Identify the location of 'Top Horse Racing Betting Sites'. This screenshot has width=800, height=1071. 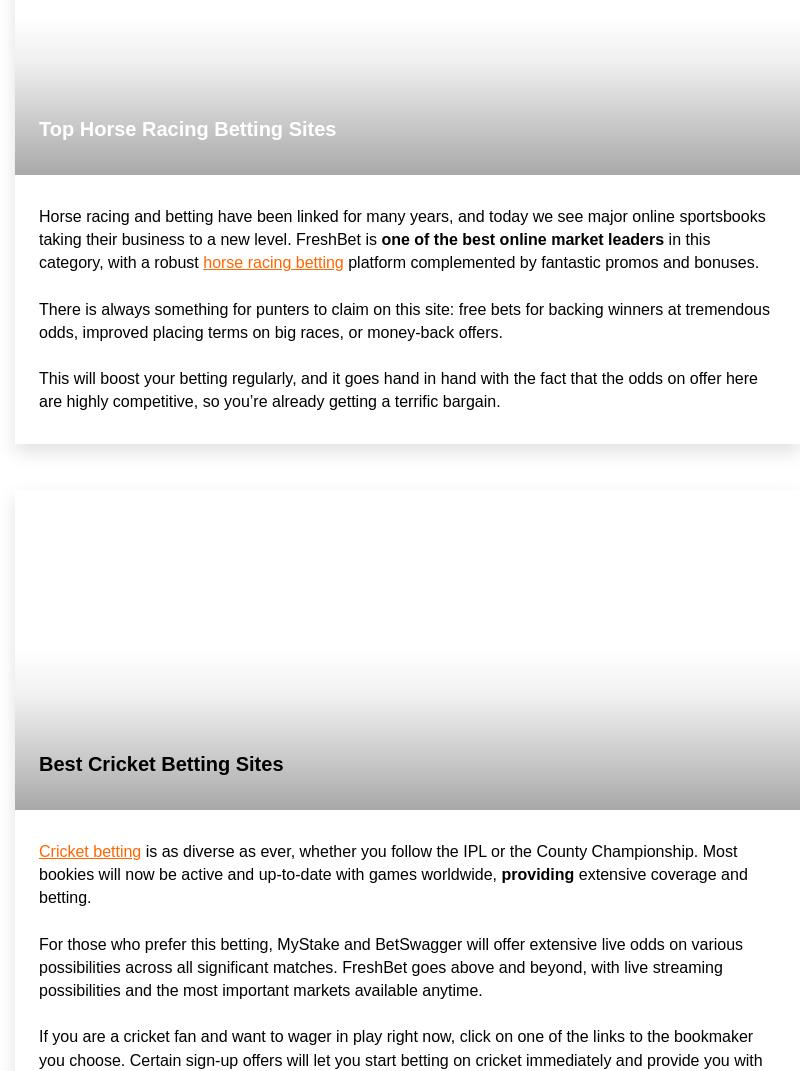
(186, 127).